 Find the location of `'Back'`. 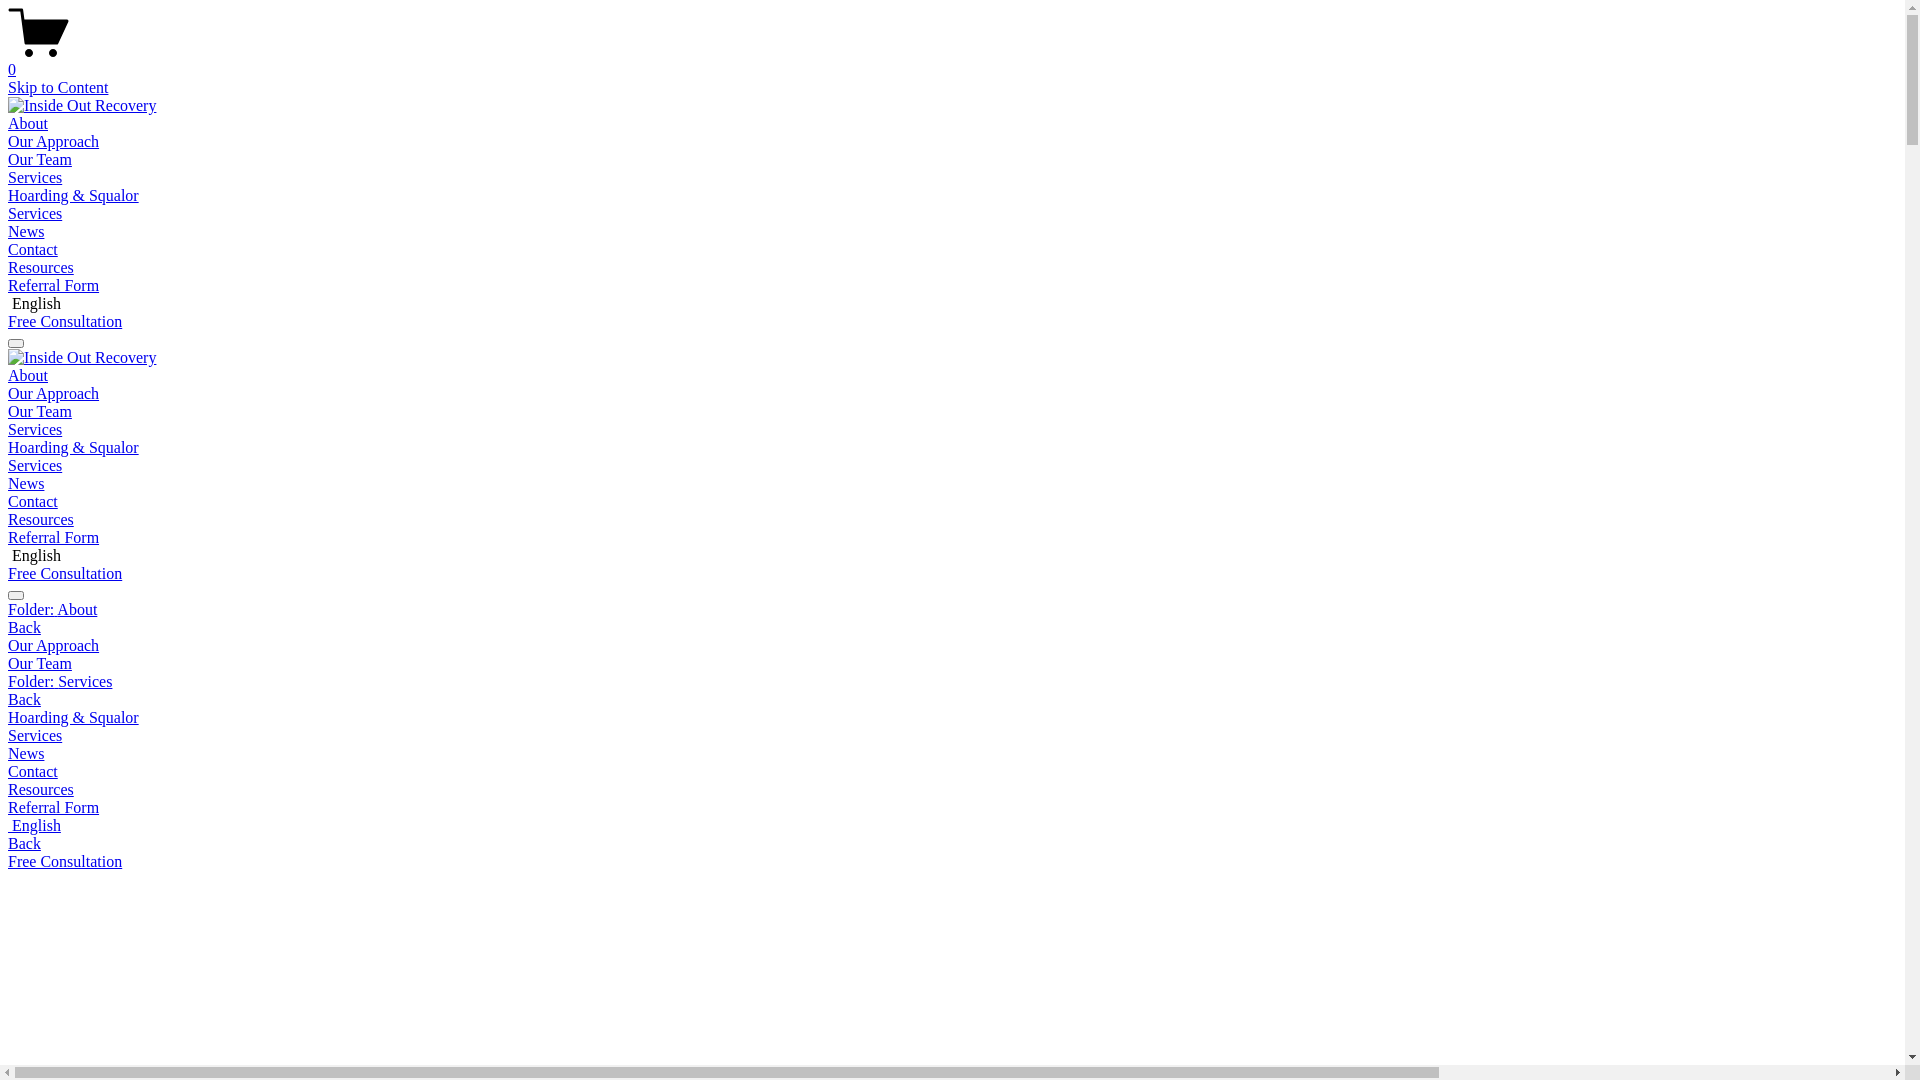

'Back' is located at coordinates (24, 698).